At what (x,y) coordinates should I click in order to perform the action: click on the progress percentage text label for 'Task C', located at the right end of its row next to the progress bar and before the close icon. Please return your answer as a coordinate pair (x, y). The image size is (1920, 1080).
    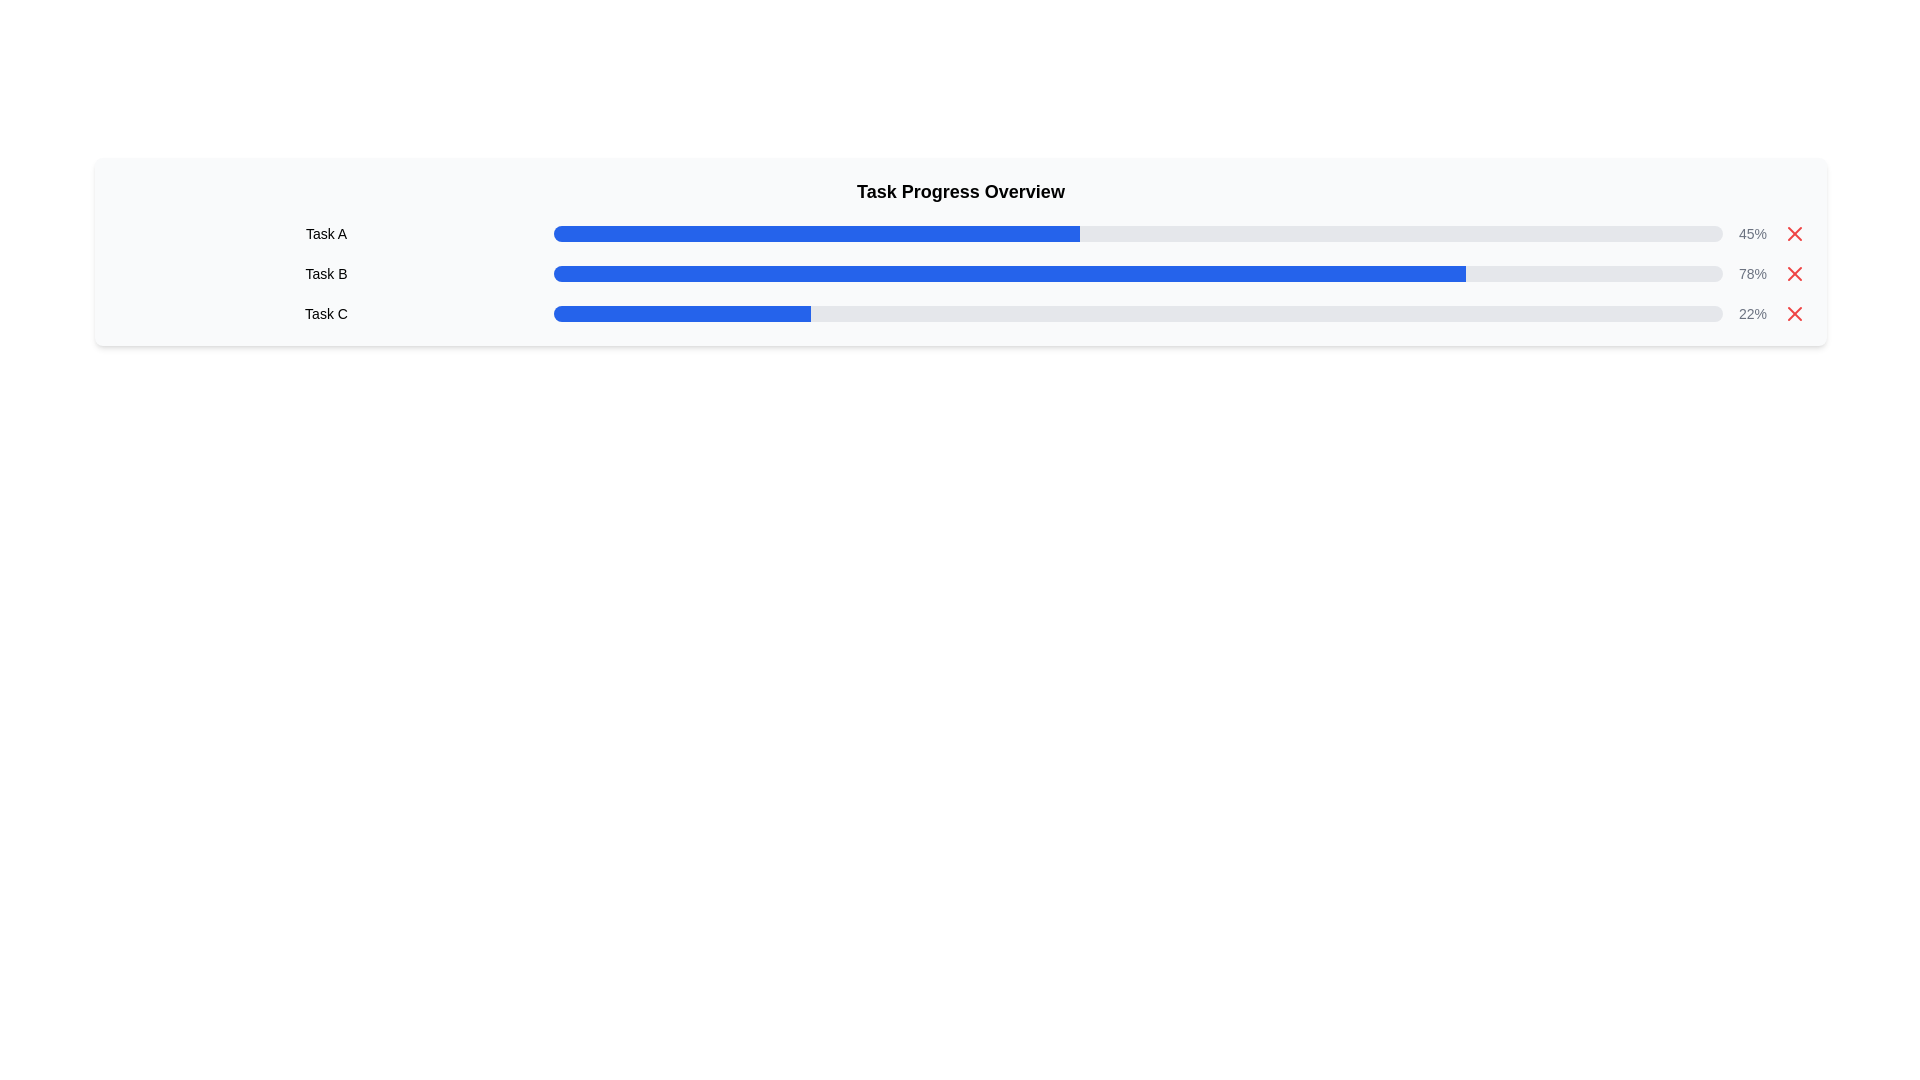
    Looking at the image, I should click on (1751, 313).